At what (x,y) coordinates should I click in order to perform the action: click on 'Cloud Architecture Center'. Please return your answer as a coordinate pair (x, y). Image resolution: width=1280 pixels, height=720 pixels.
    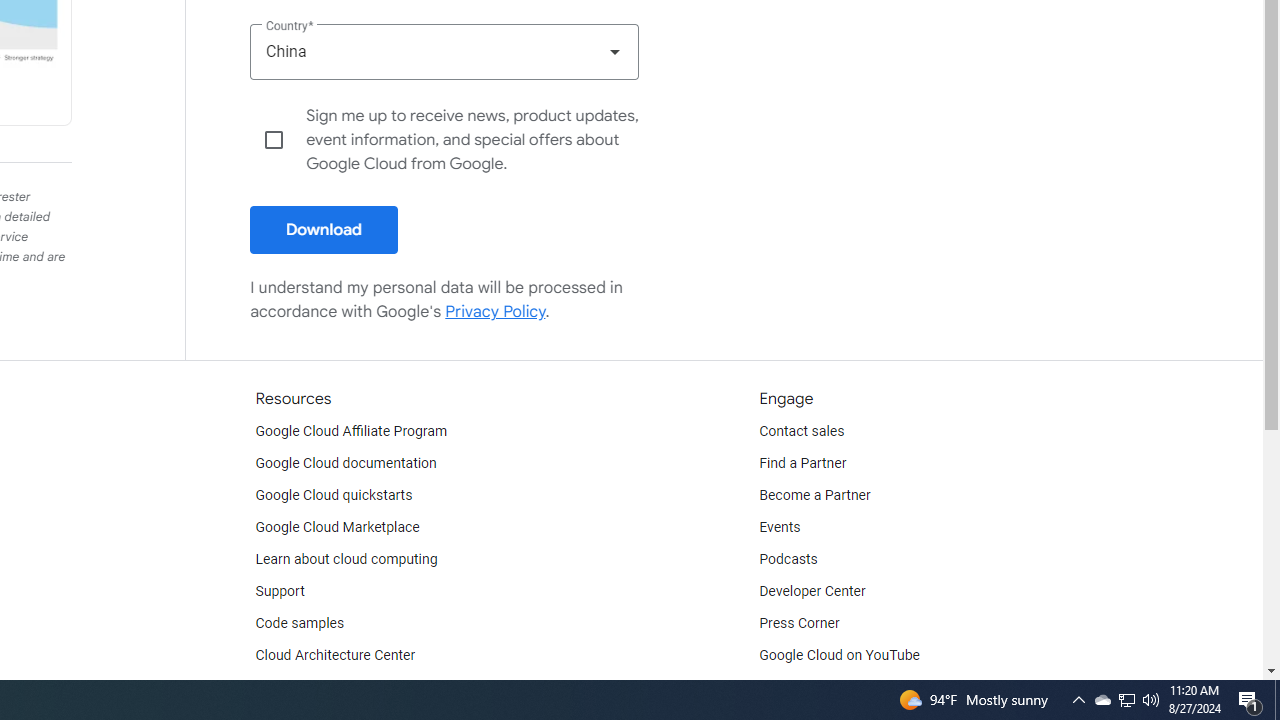
    Looking at the image, I should click on (335, 655).